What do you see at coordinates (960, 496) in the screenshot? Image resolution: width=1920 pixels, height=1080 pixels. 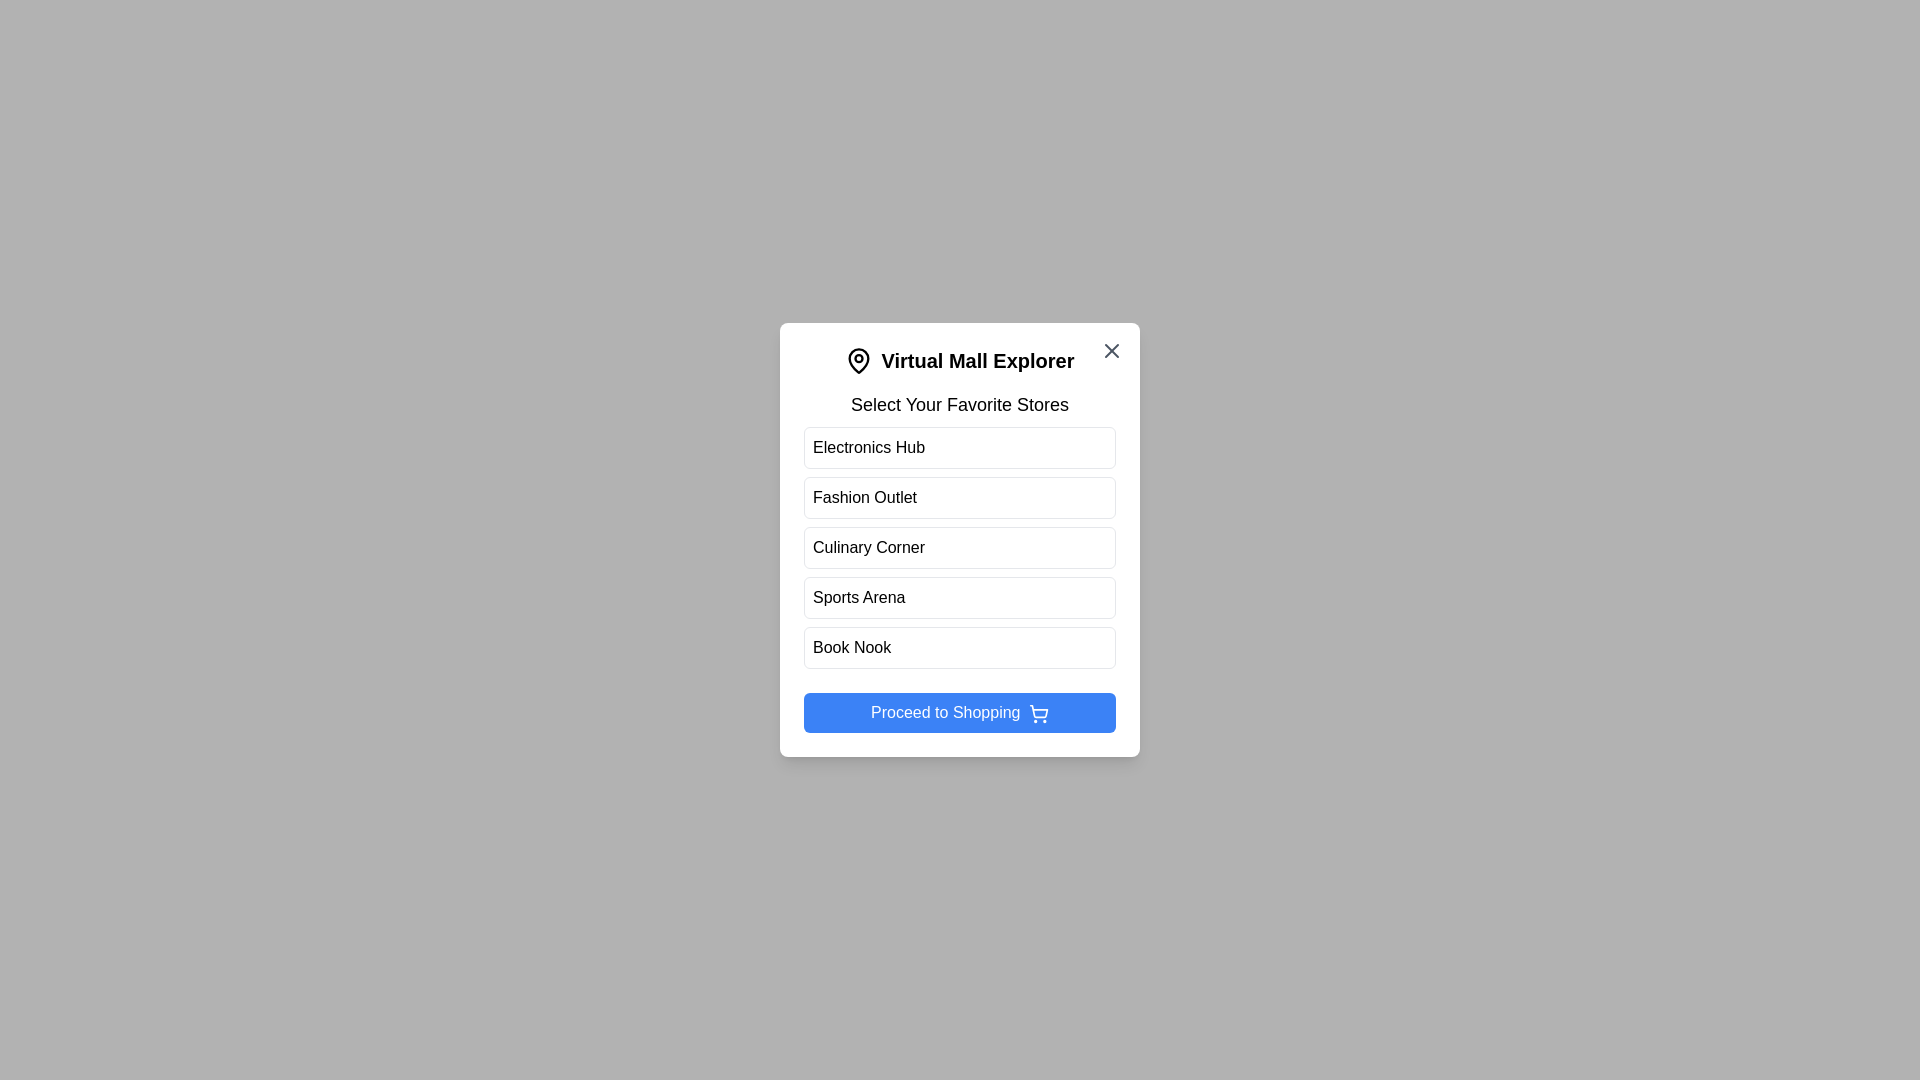 I see `the 'Fashion Outlet' option in the list of preferred stores` at bounding box center [960, 496].